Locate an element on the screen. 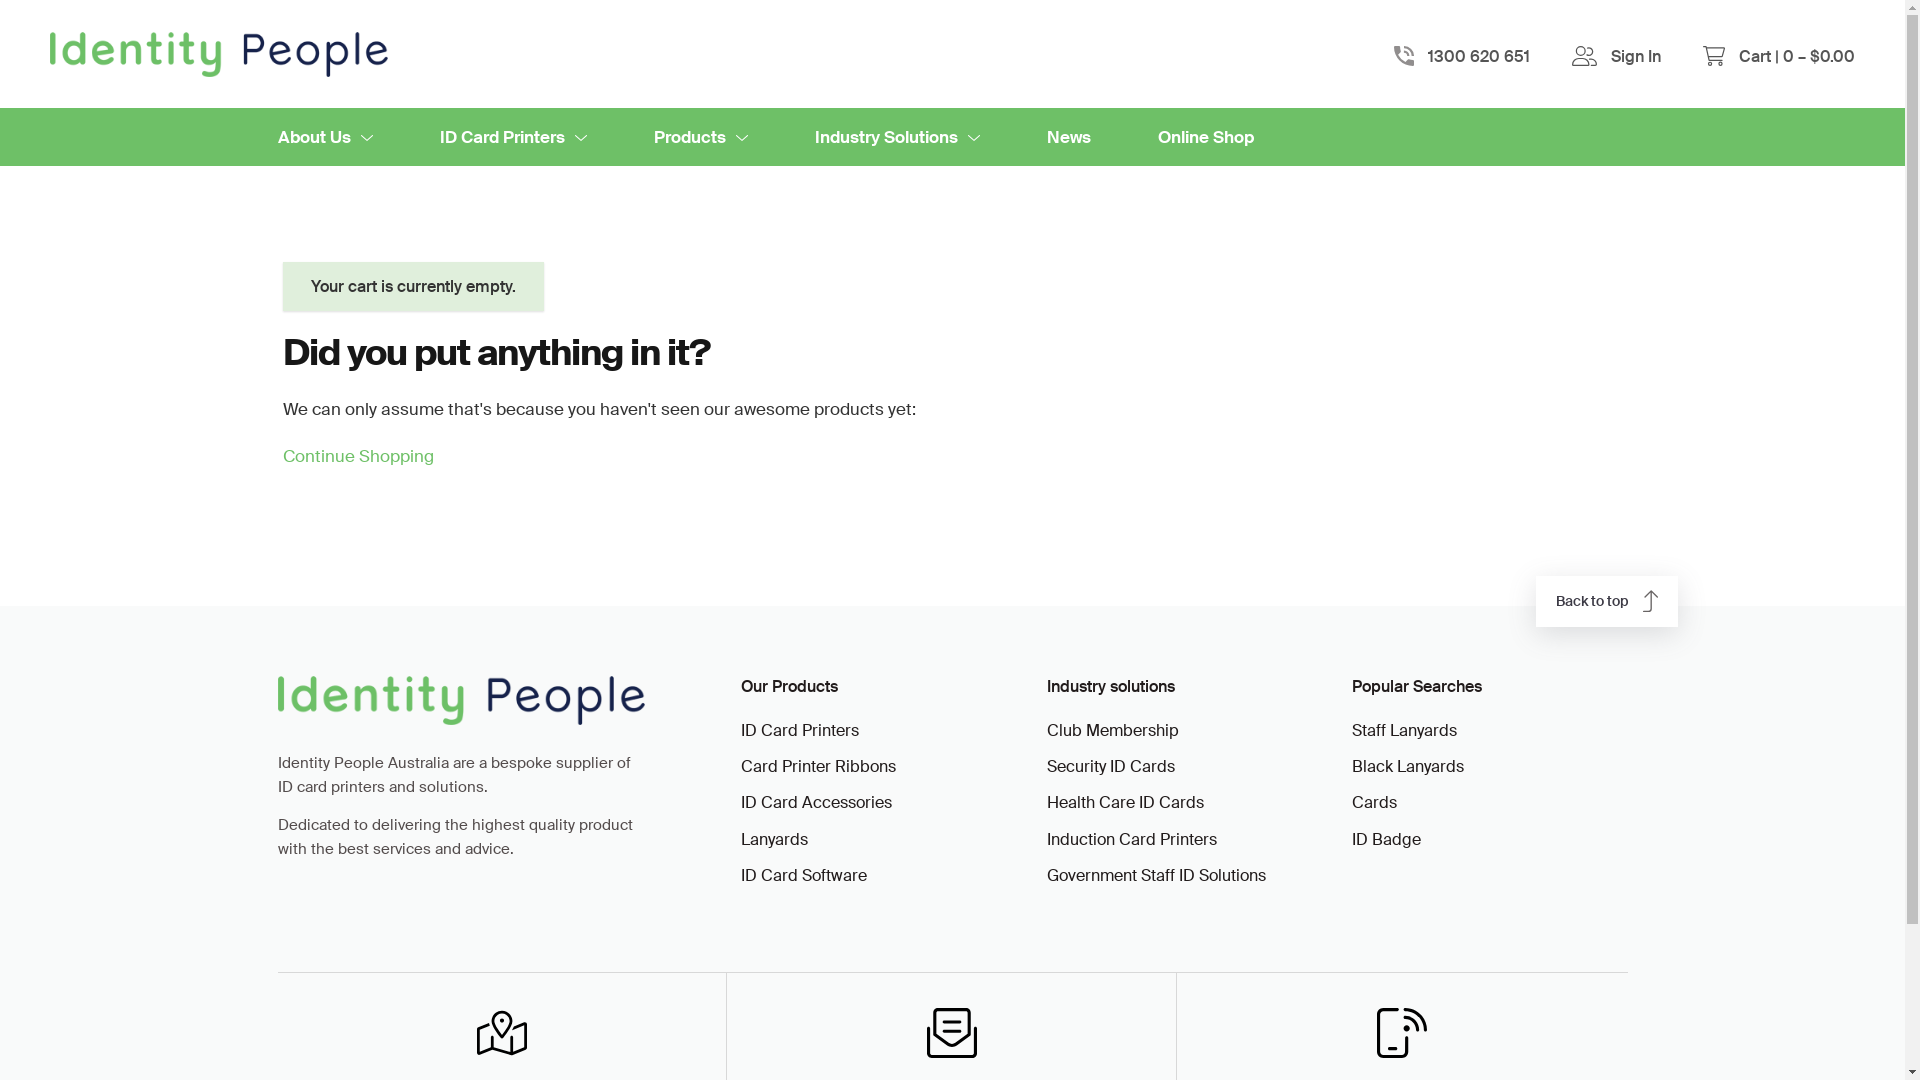 The image size is (1920, 1080). 'Induction Card Printers' is located at coordinates (1180, 840).